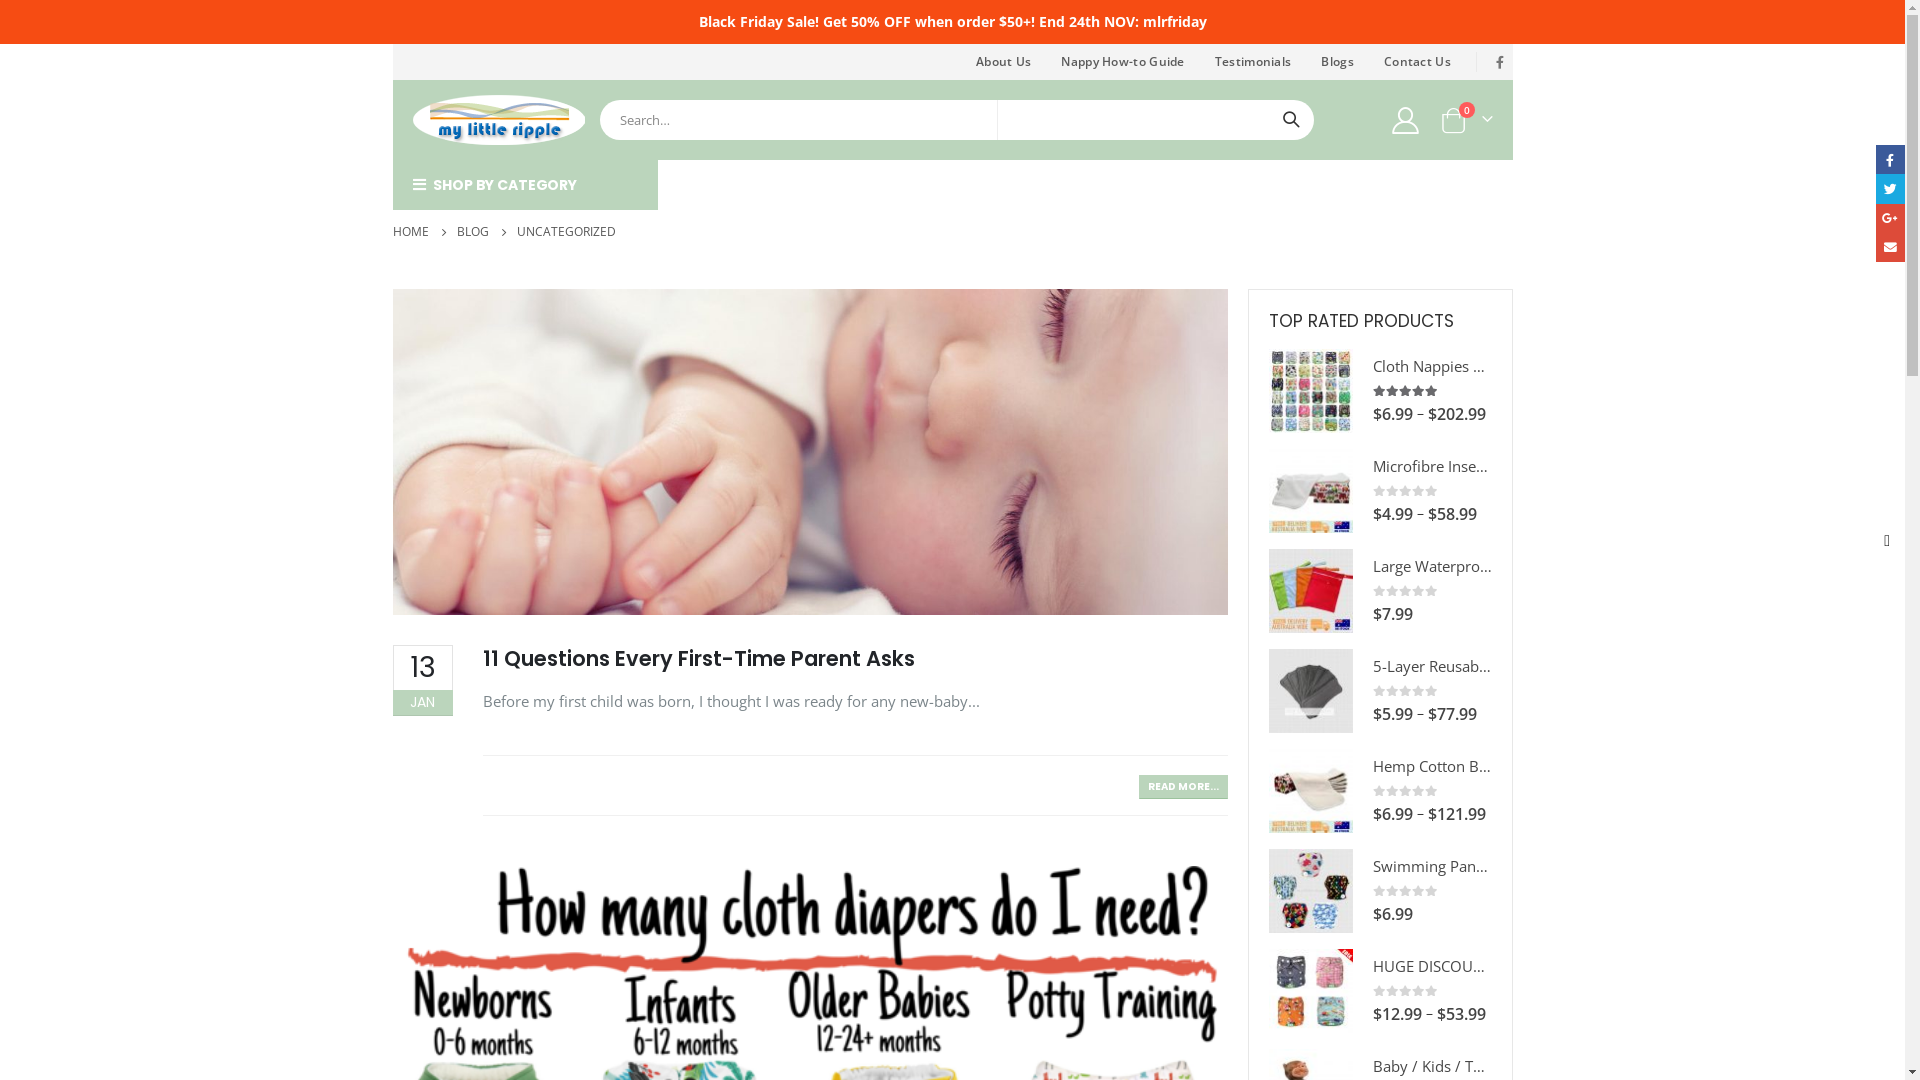  I want to click on 'Search', so click(1291, 119).